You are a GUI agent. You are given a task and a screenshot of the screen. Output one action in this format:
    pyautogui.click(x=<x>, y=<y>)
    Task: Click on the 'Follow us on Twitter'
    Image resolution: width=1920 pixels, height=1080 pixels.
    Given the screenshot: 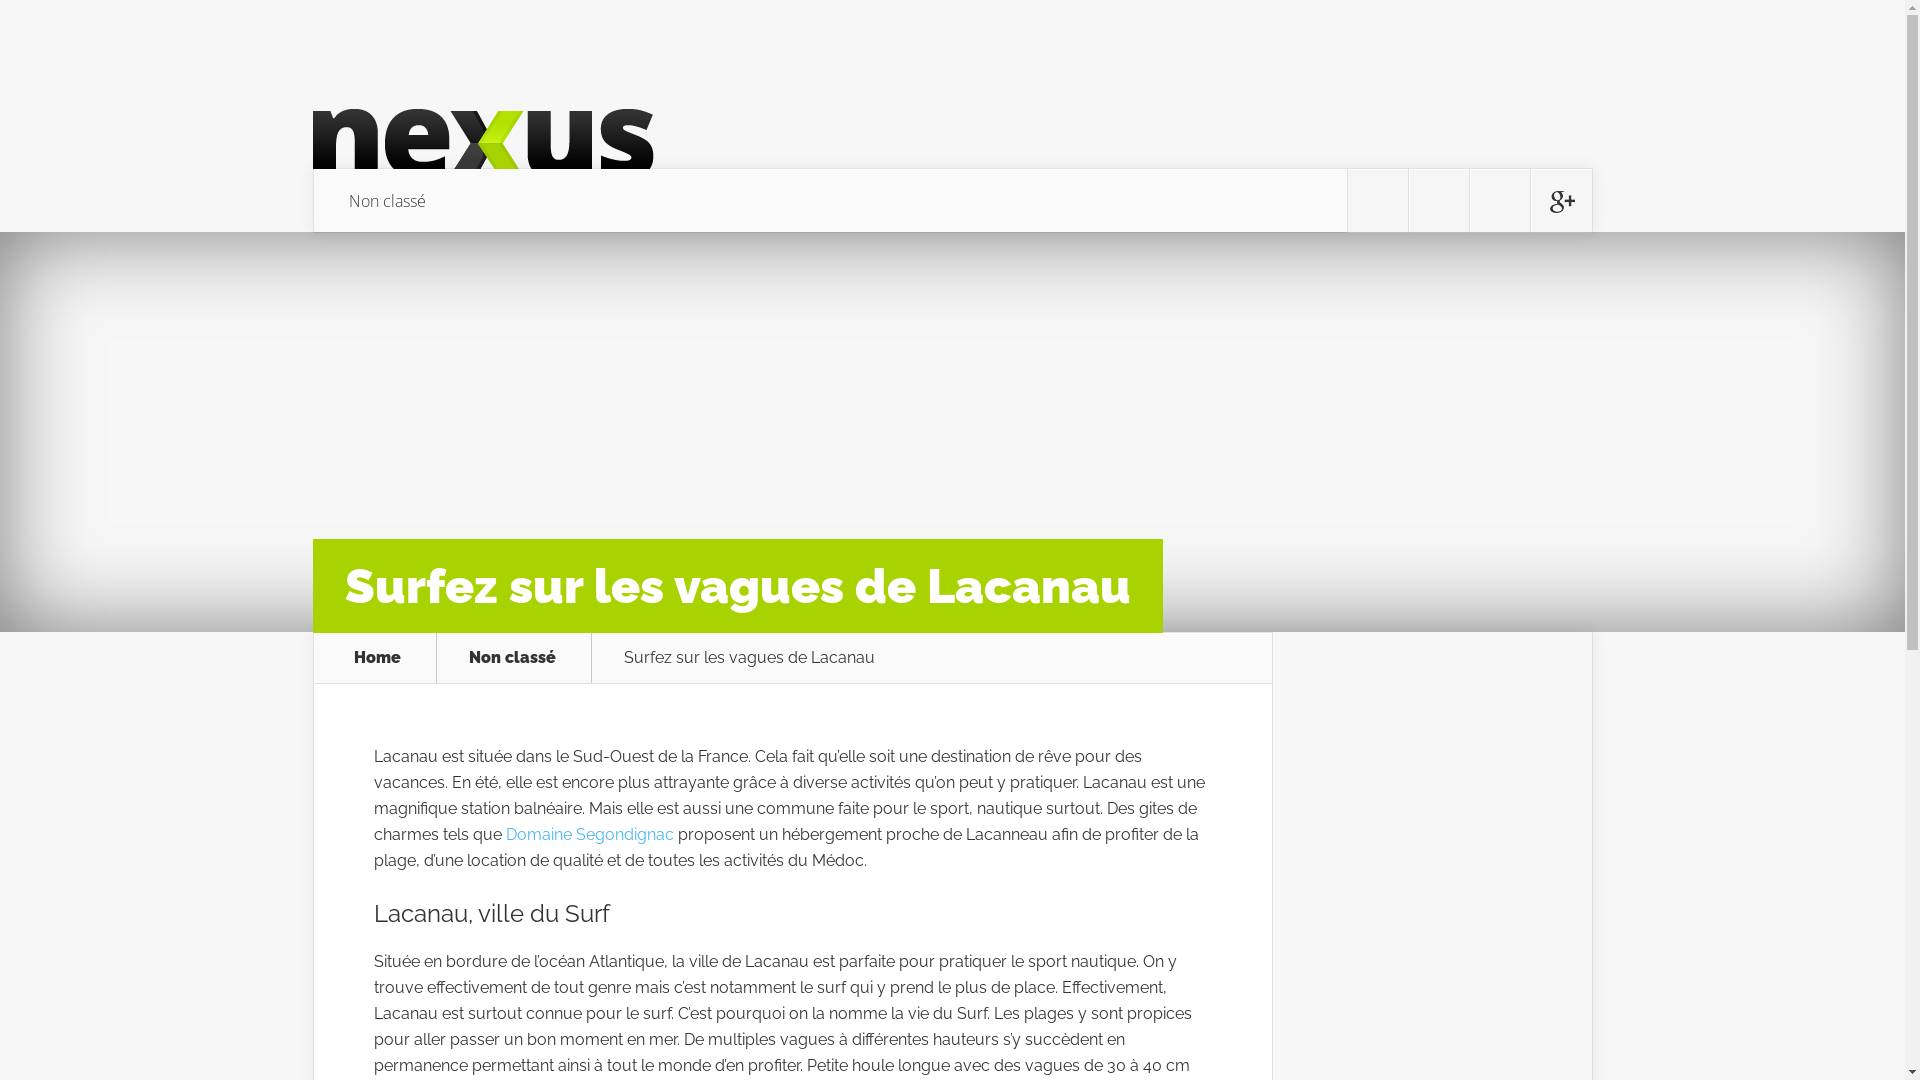 What is the action you would take?
    pyautogui.click(x=1348, y=200)
    